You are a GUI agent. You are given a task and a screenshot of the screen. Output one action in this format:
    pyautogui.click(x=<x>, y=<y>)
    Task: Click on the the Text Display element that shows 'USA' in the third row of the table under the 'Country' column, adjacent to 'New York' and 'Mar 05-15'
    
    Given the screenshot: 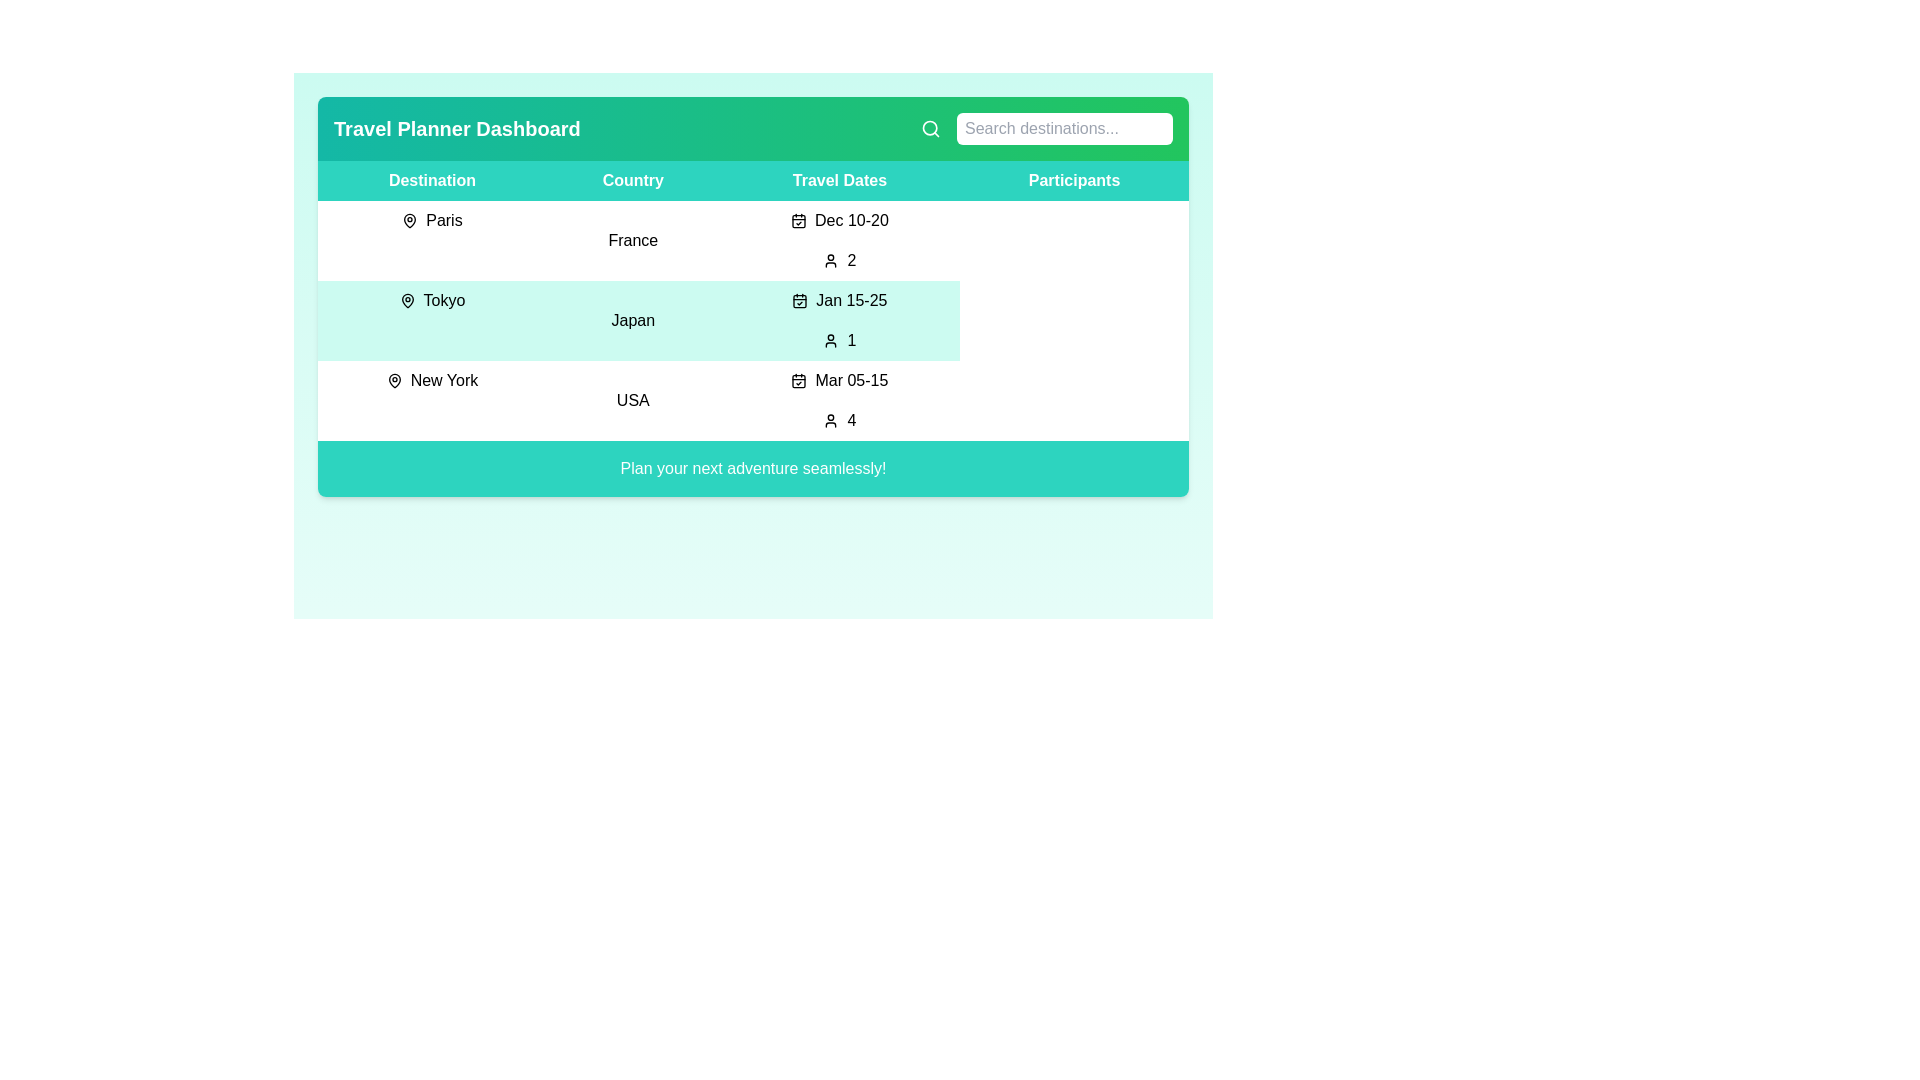 What is the action you would take?
    pyautogui.click(x=632, y=401)
    